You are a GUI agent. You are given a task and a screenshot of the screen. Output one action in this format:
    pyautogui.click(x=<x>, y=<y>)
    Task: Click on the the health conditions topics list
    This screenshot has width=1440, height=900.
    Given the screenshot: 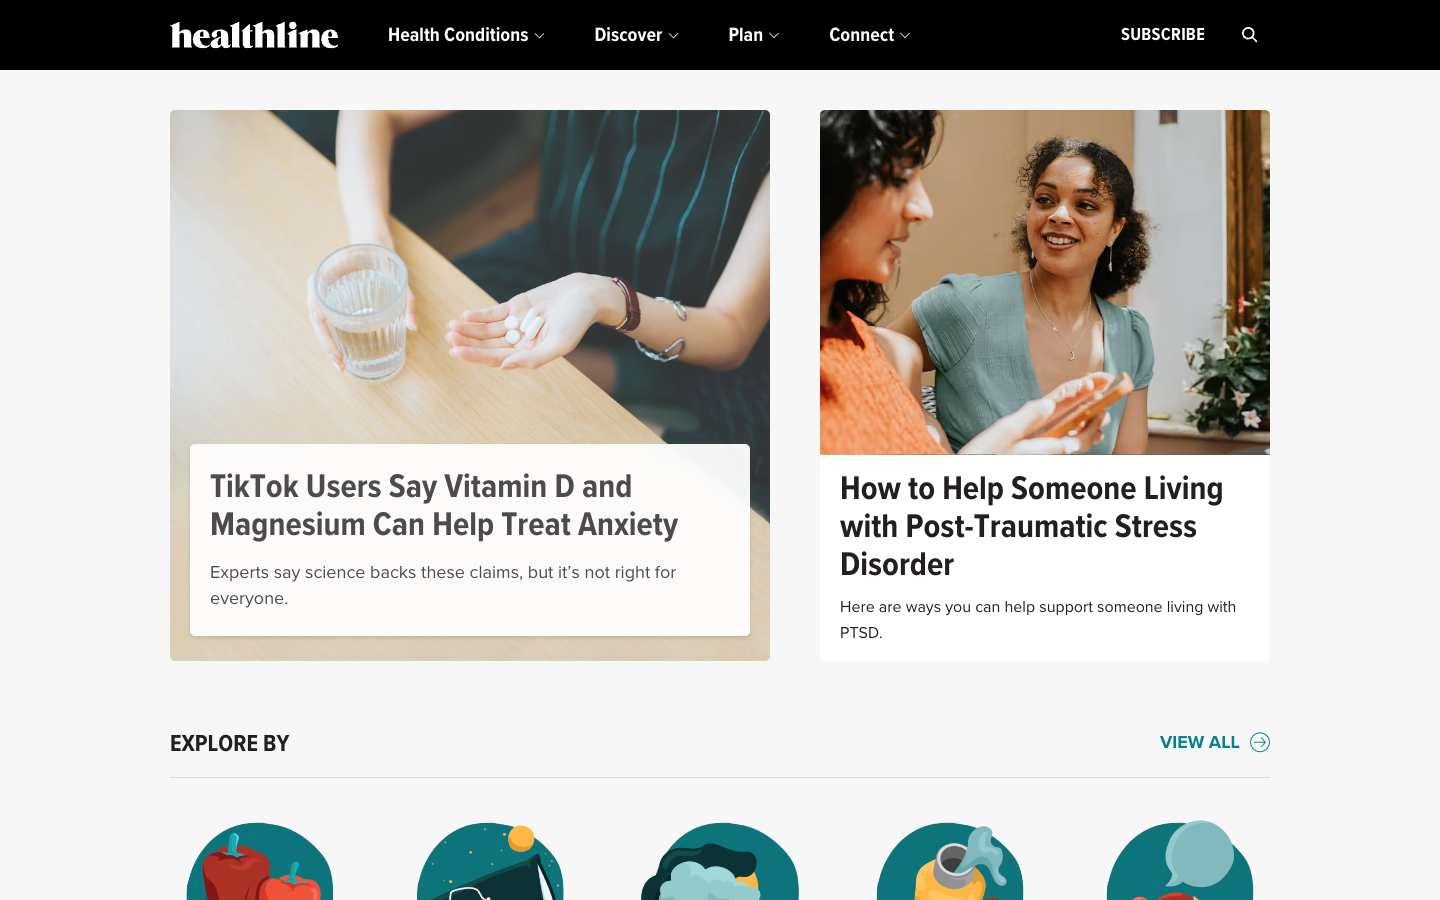 What is the action you would take?
    pyautogui.click(x=465, y=34)
    